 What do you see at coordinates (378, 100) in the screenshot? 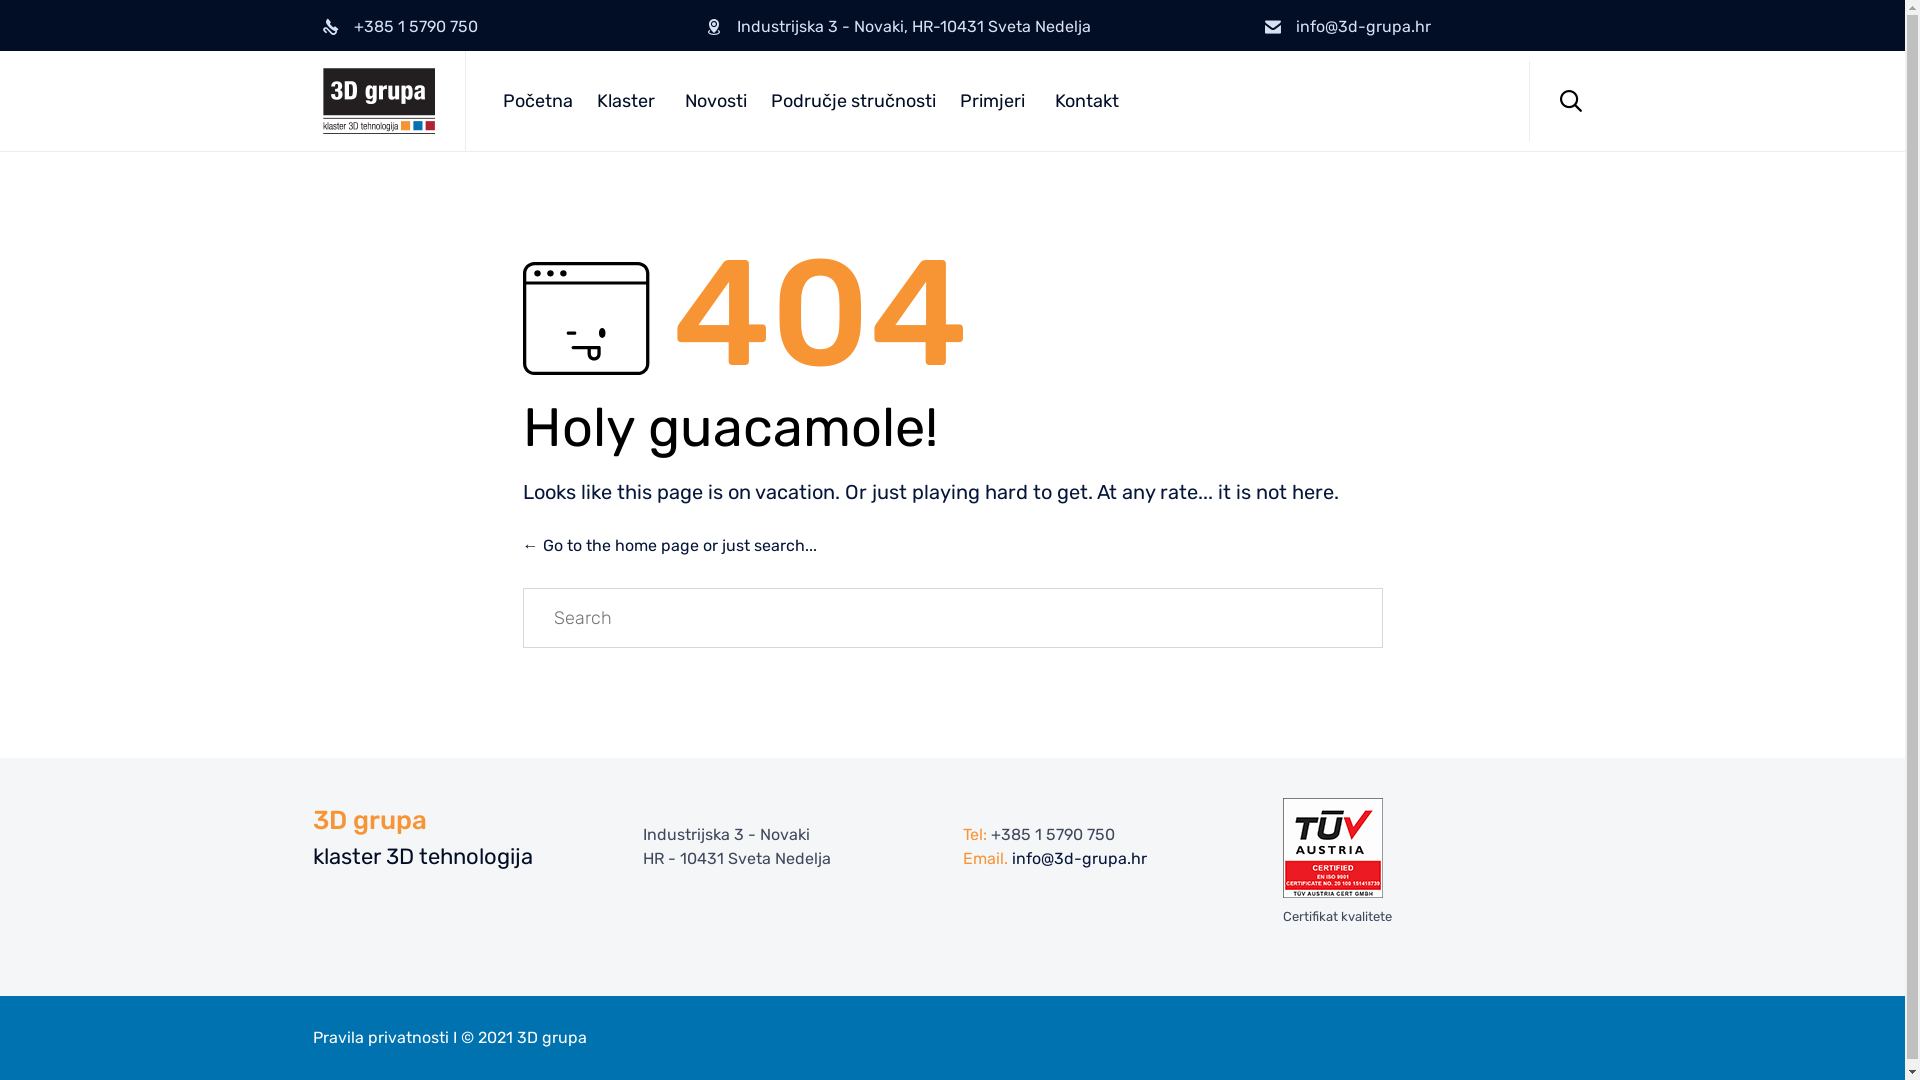
I see `'3D Grupa'` at bounding box center [378, 100].